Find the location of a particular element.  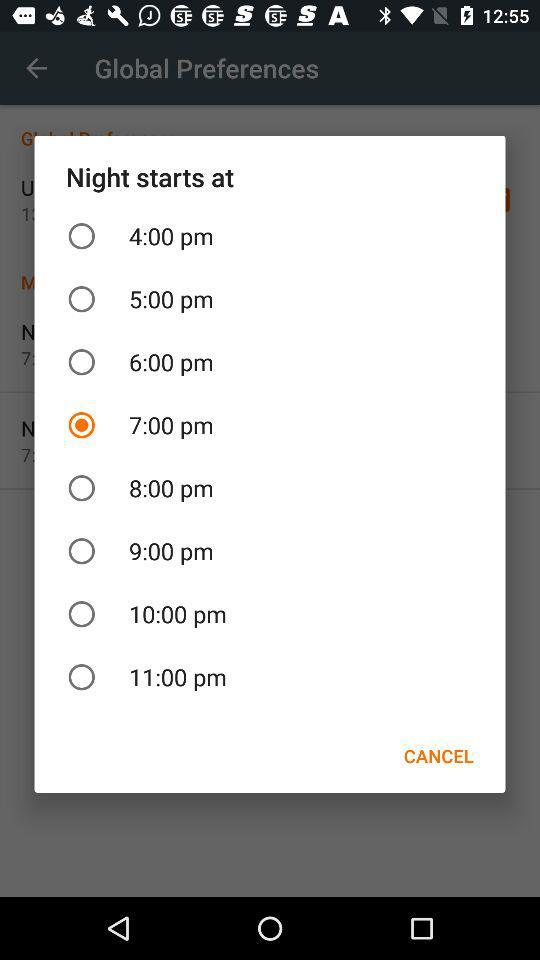

item below the 11:00 pm item is located at coordinates (437, 755).